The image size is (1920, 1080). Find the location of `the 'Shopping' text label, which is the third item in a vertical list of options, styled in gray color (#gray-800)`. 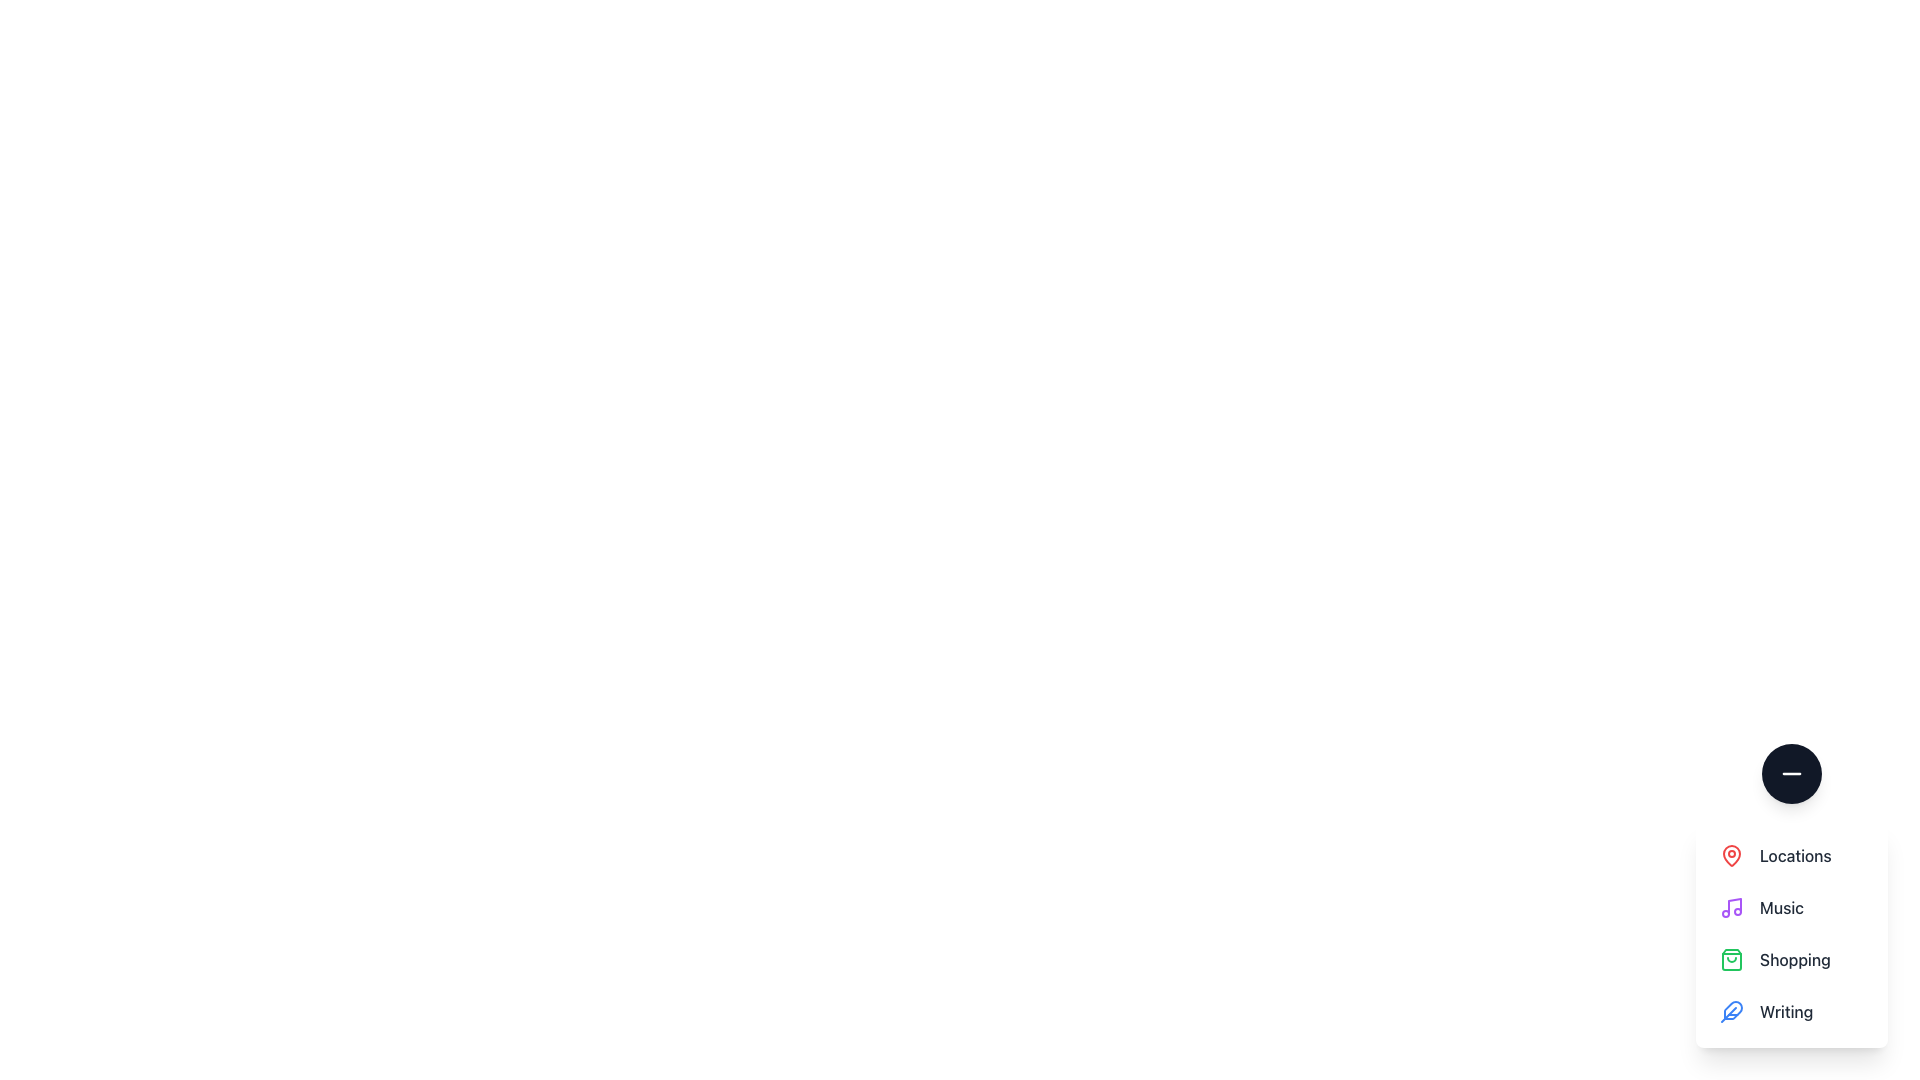

the 'Shopping' text label, which is the third item in a vertical list of options, styled in gray color (#gray-800) is located at coordinates (1795, 959).